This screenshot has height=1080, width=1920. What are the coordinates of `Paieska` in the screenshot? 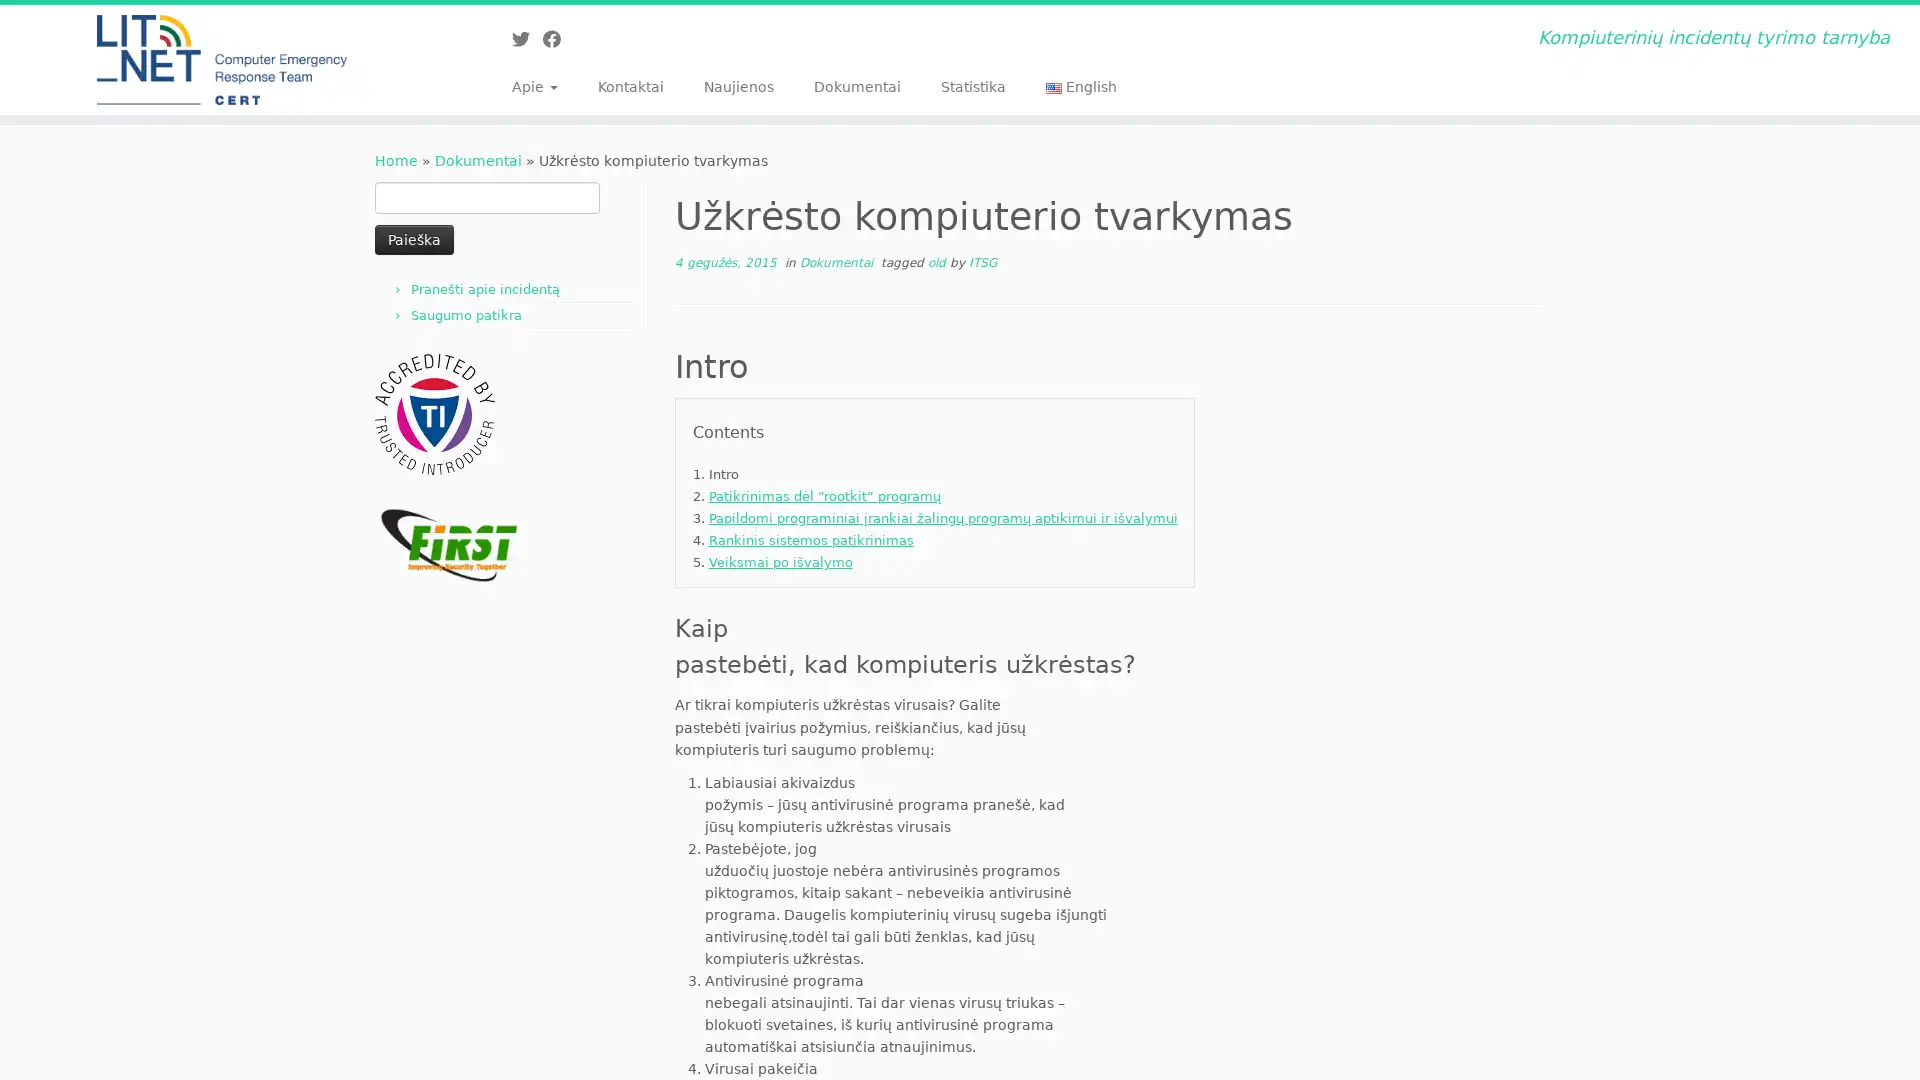 It's located at (413, 238).